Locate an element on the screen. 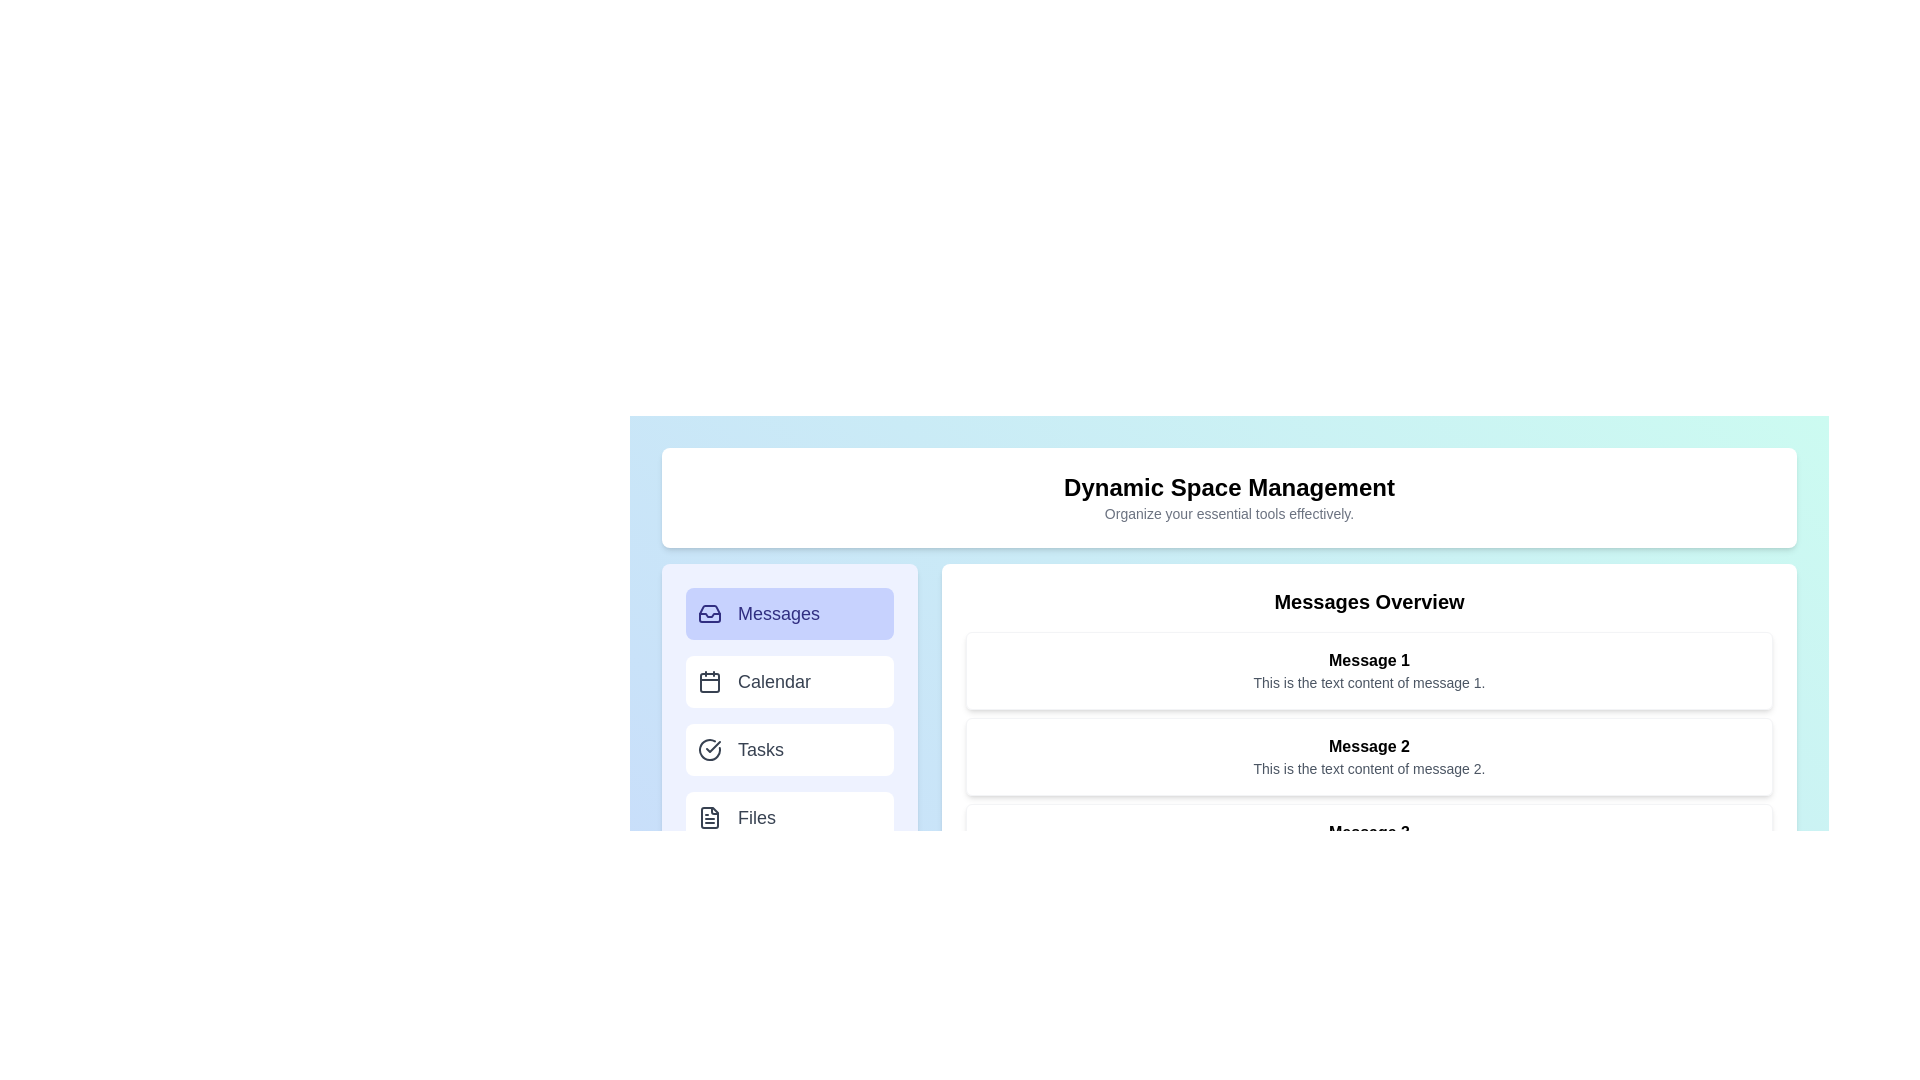  the compact SVG inbox tray icon with a dark blue stroke located in the 'Messages' button in the sidebar, preceding the text label 'Messages' is located at coordinates (710, 612).